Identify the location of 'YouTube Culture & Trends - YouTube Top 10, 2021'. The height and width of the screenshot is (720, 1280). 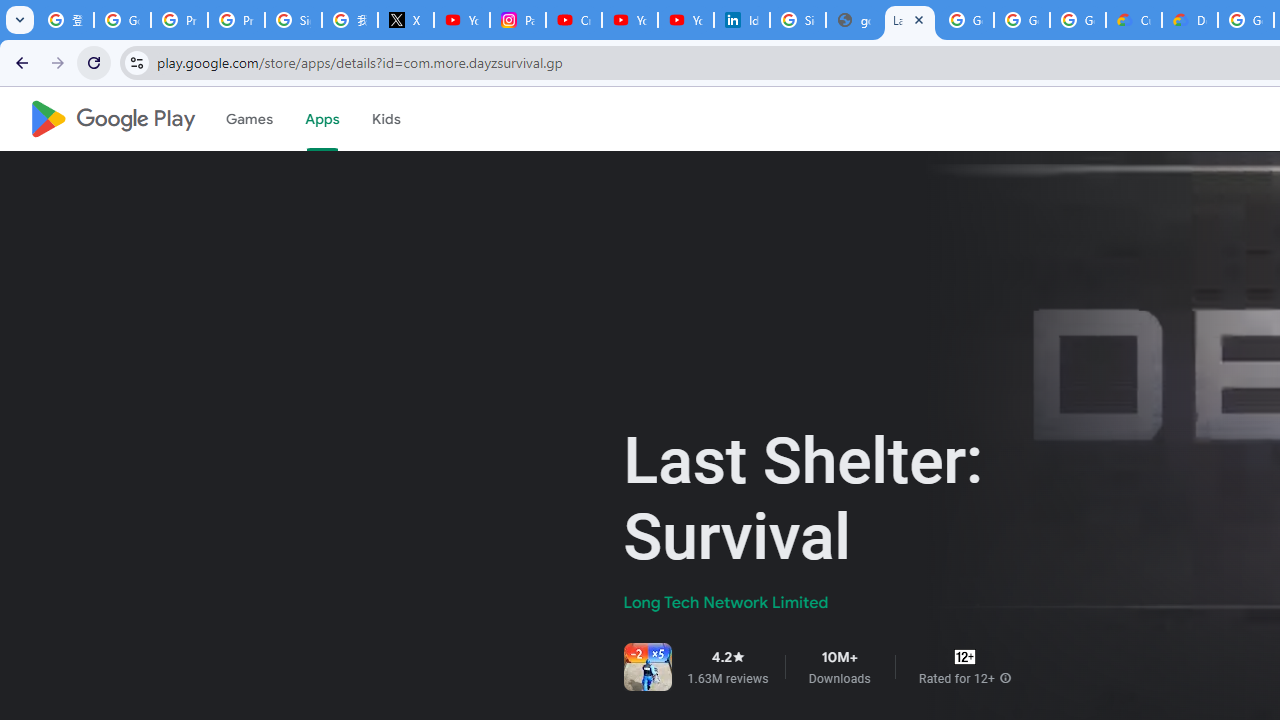
(686, 20).